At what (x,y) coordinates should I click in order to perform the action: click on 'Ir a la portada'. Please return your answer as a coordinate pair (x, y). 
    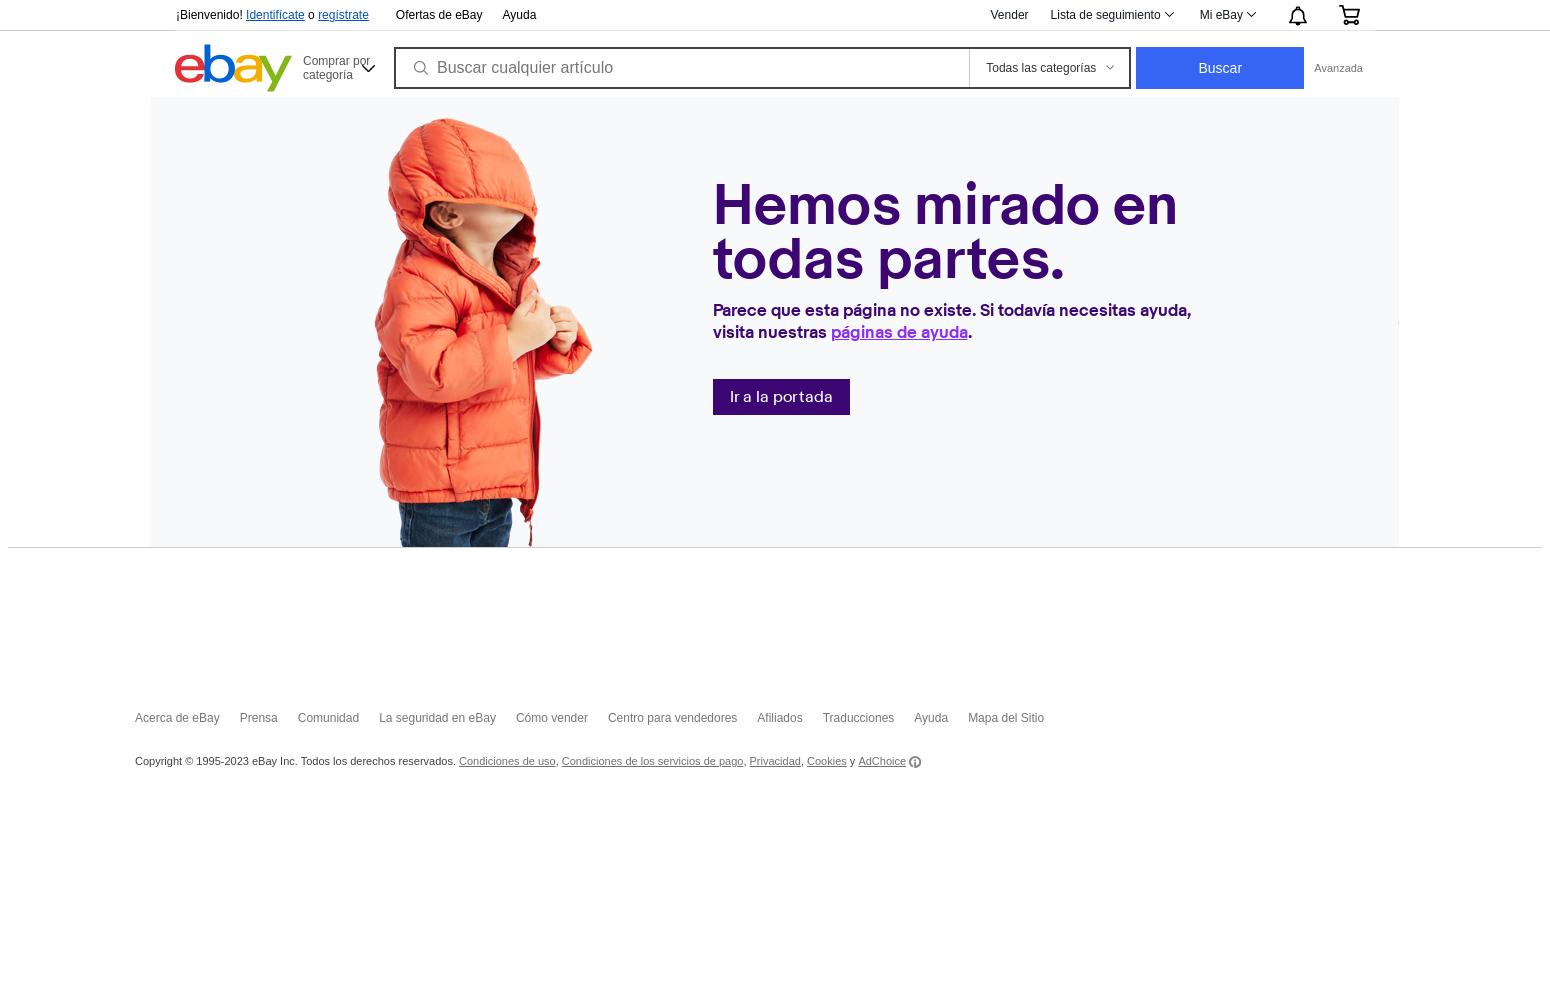
    Looking at the image, I should click on (779, 397).